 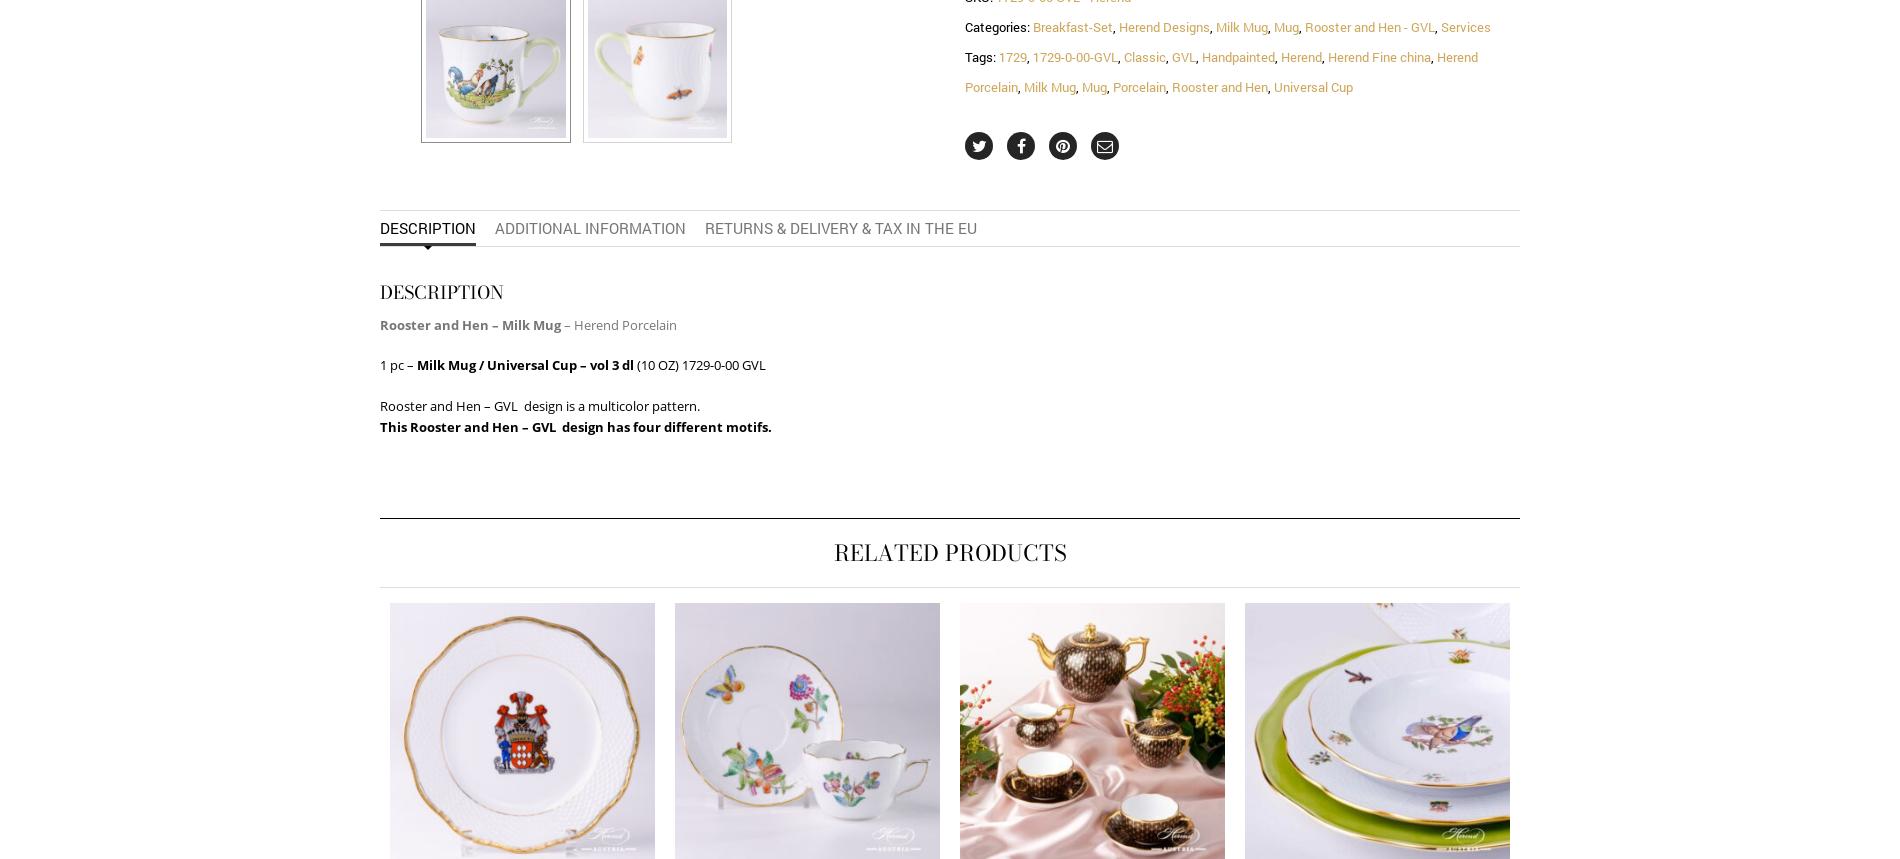 I want to click on 'Universal Cup', so click(x=1312, y=86).